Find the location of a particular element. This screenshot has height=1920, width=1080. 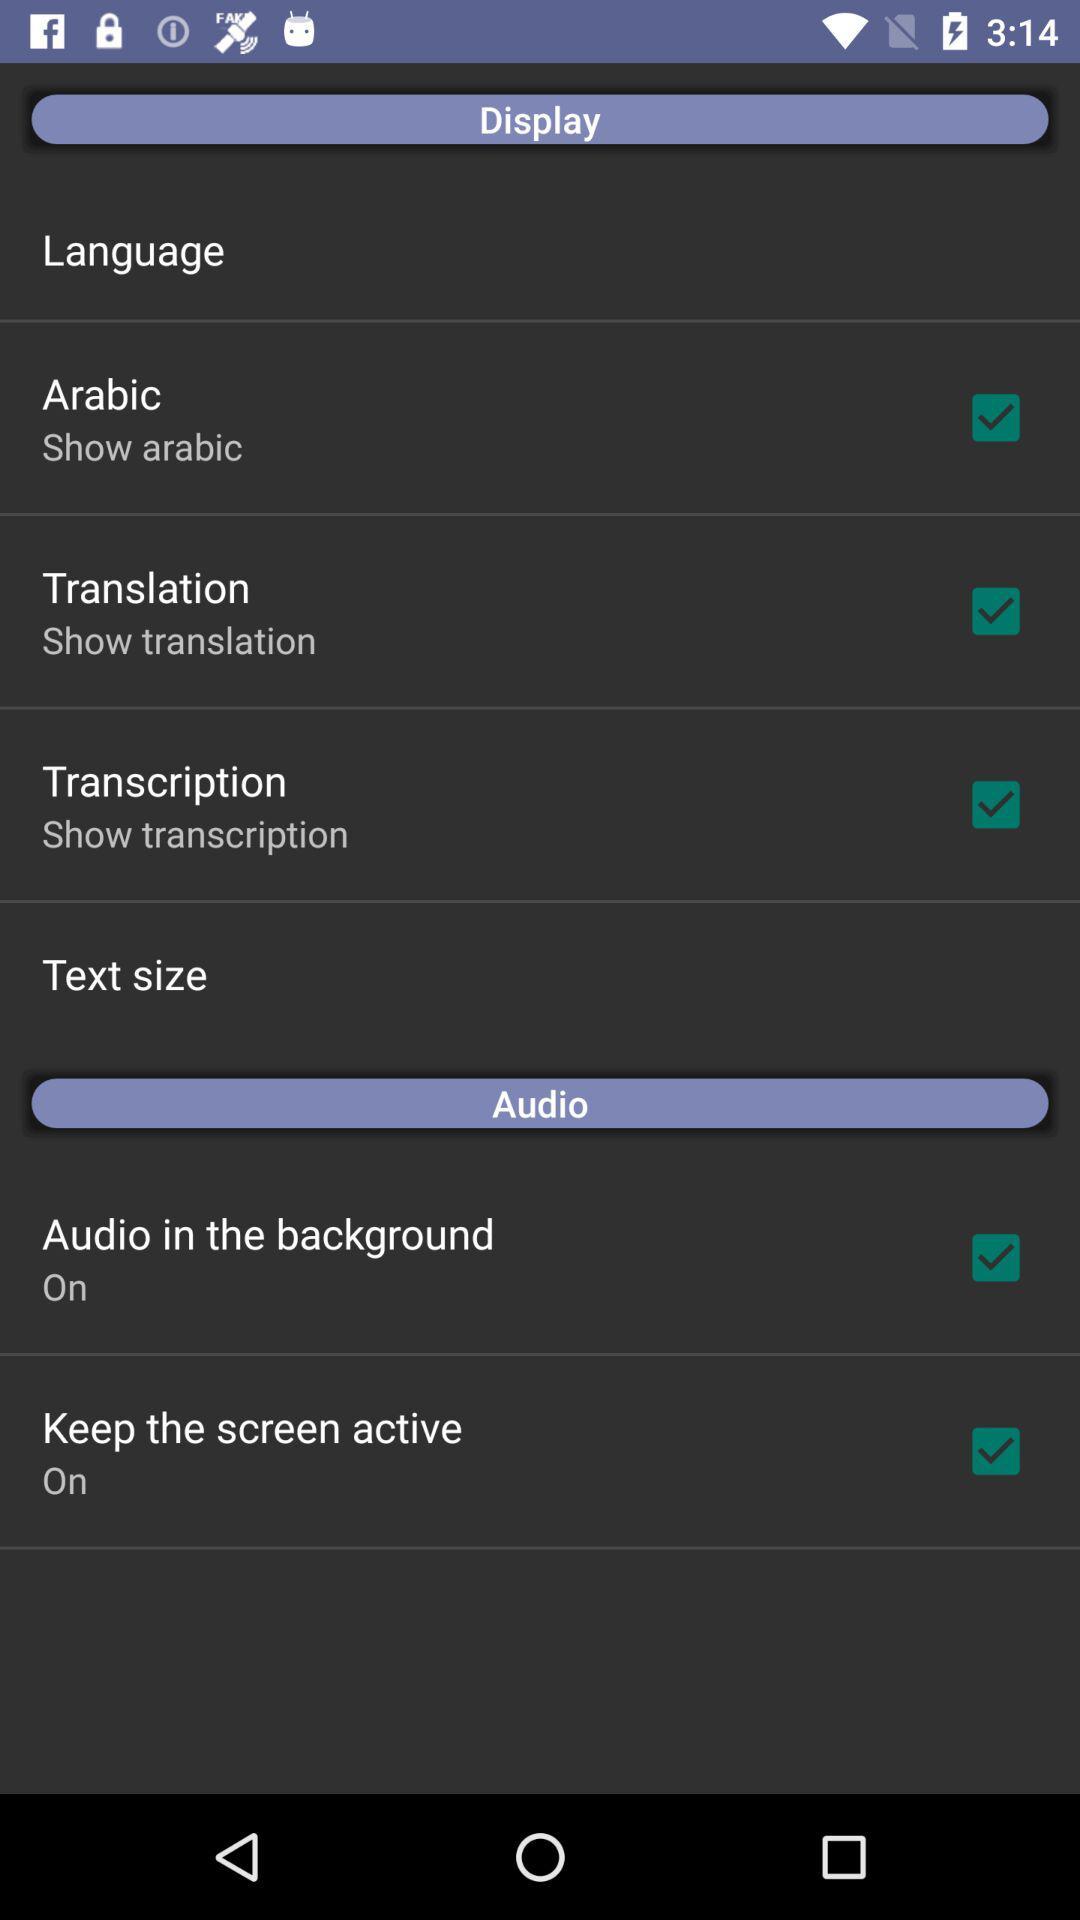

app above the transcription item is located at coordinates (178, 638).